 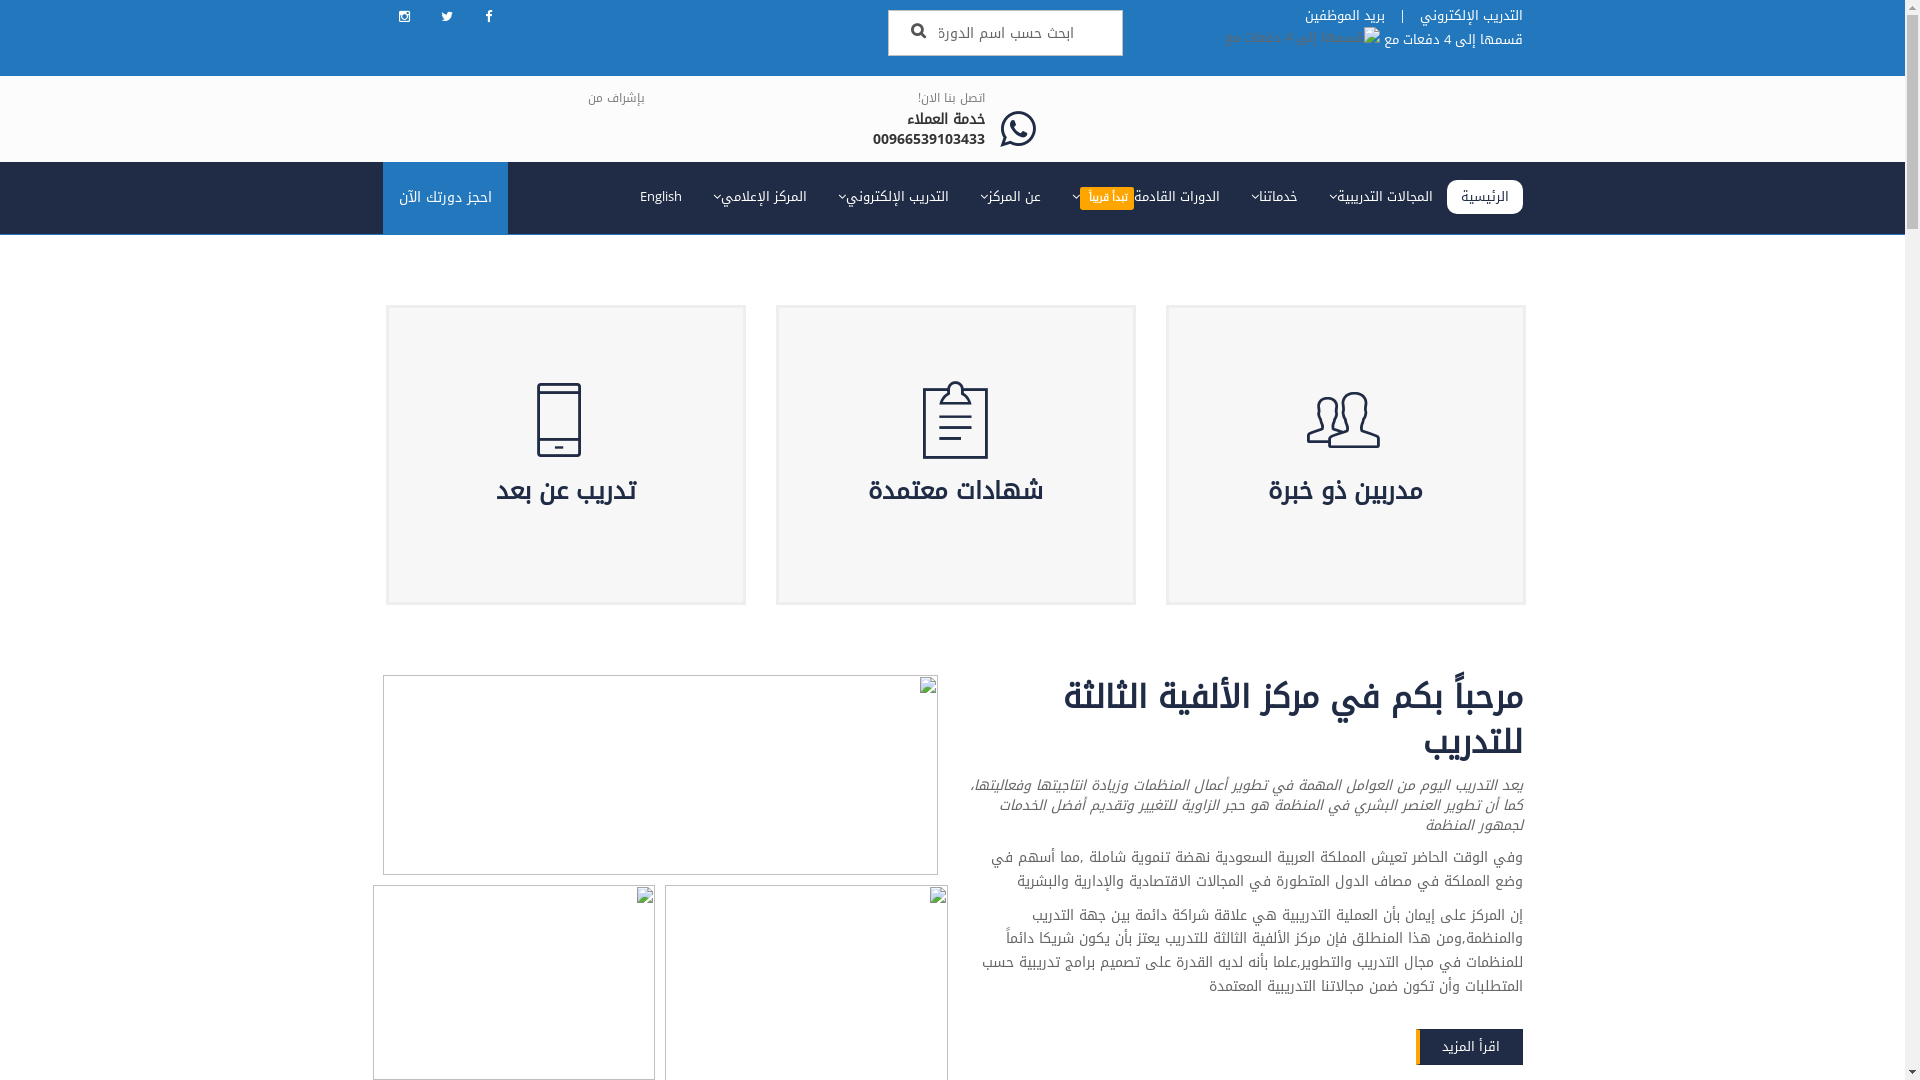 I want to click on '00966539103433', so click(x=873, y=138).